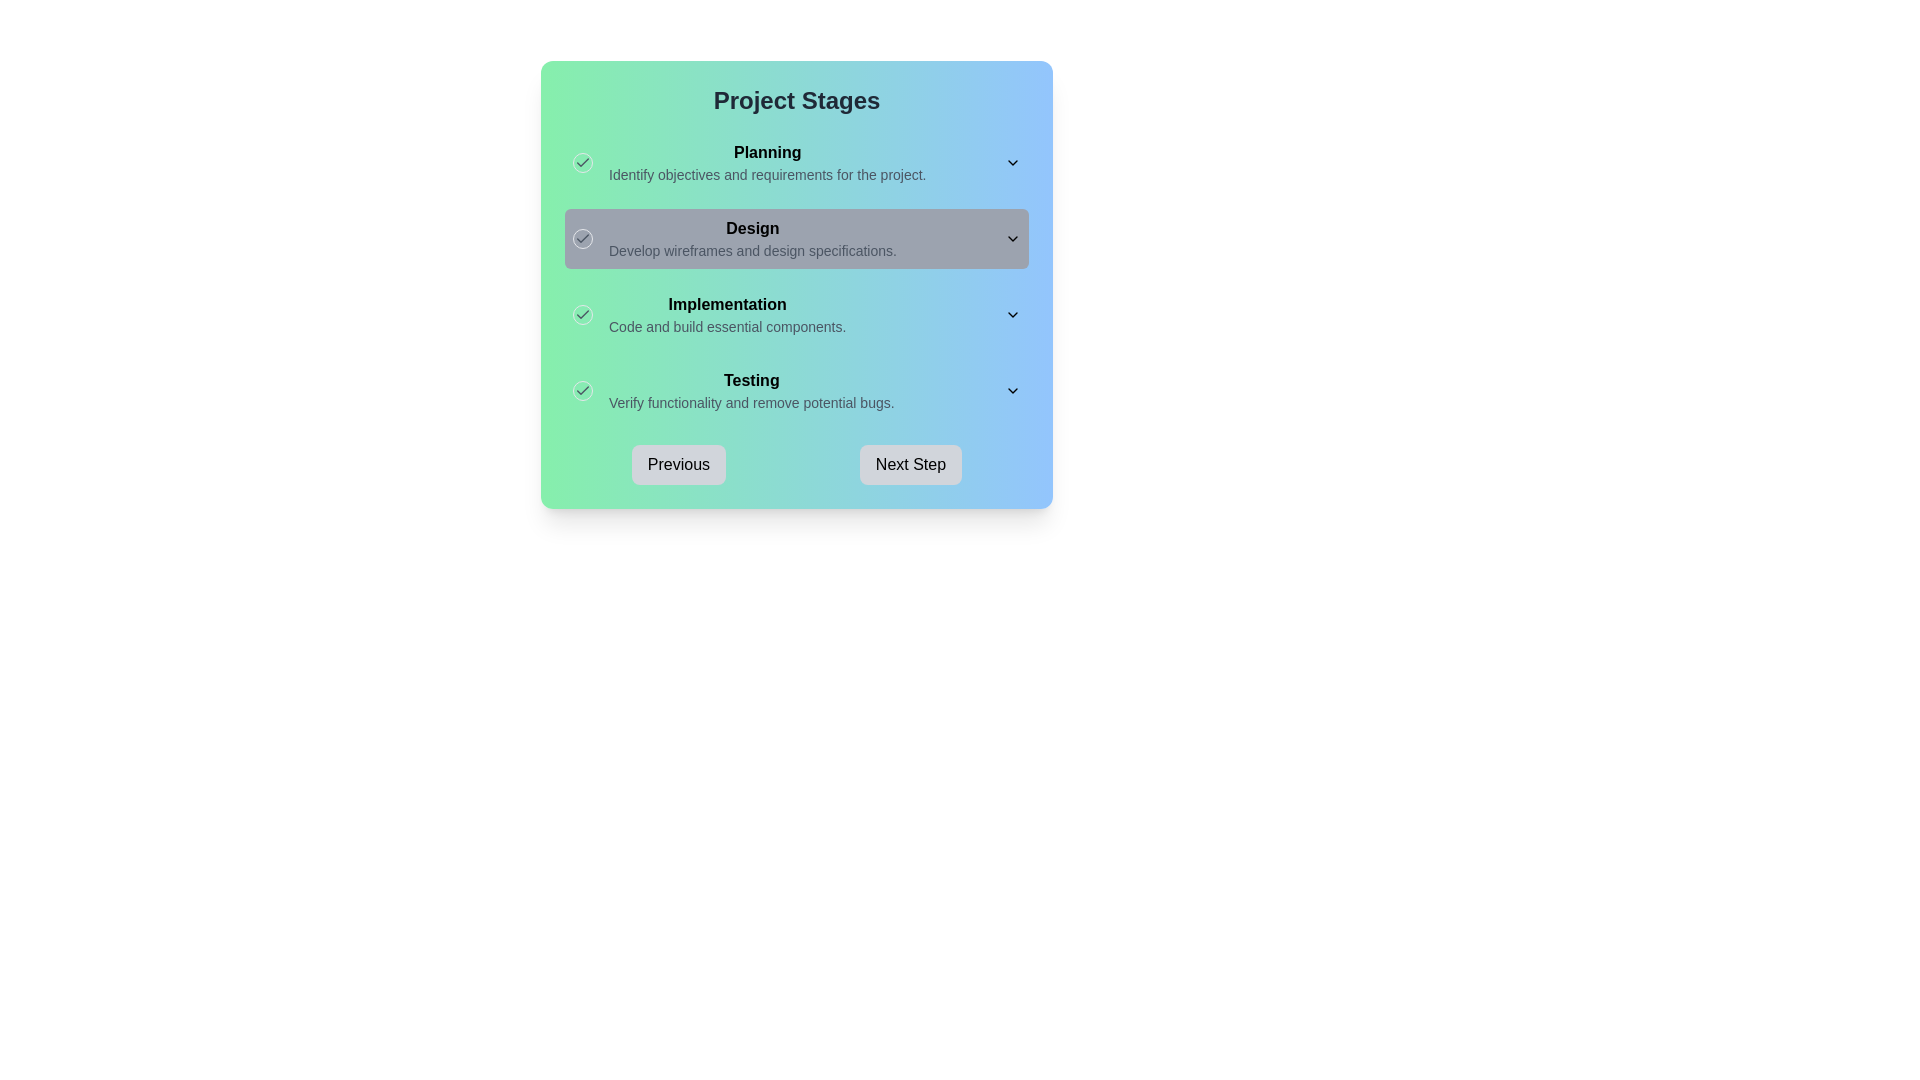 The height and width of the screenshot is (1080, 1920). What do you see at coordinates (752, 227) in the screenshot?
I see `the bold, black text 'Design' which is located within a grey background section, positioned between 'Planning' and 'Implementation'` at bounding box center [752, 227].